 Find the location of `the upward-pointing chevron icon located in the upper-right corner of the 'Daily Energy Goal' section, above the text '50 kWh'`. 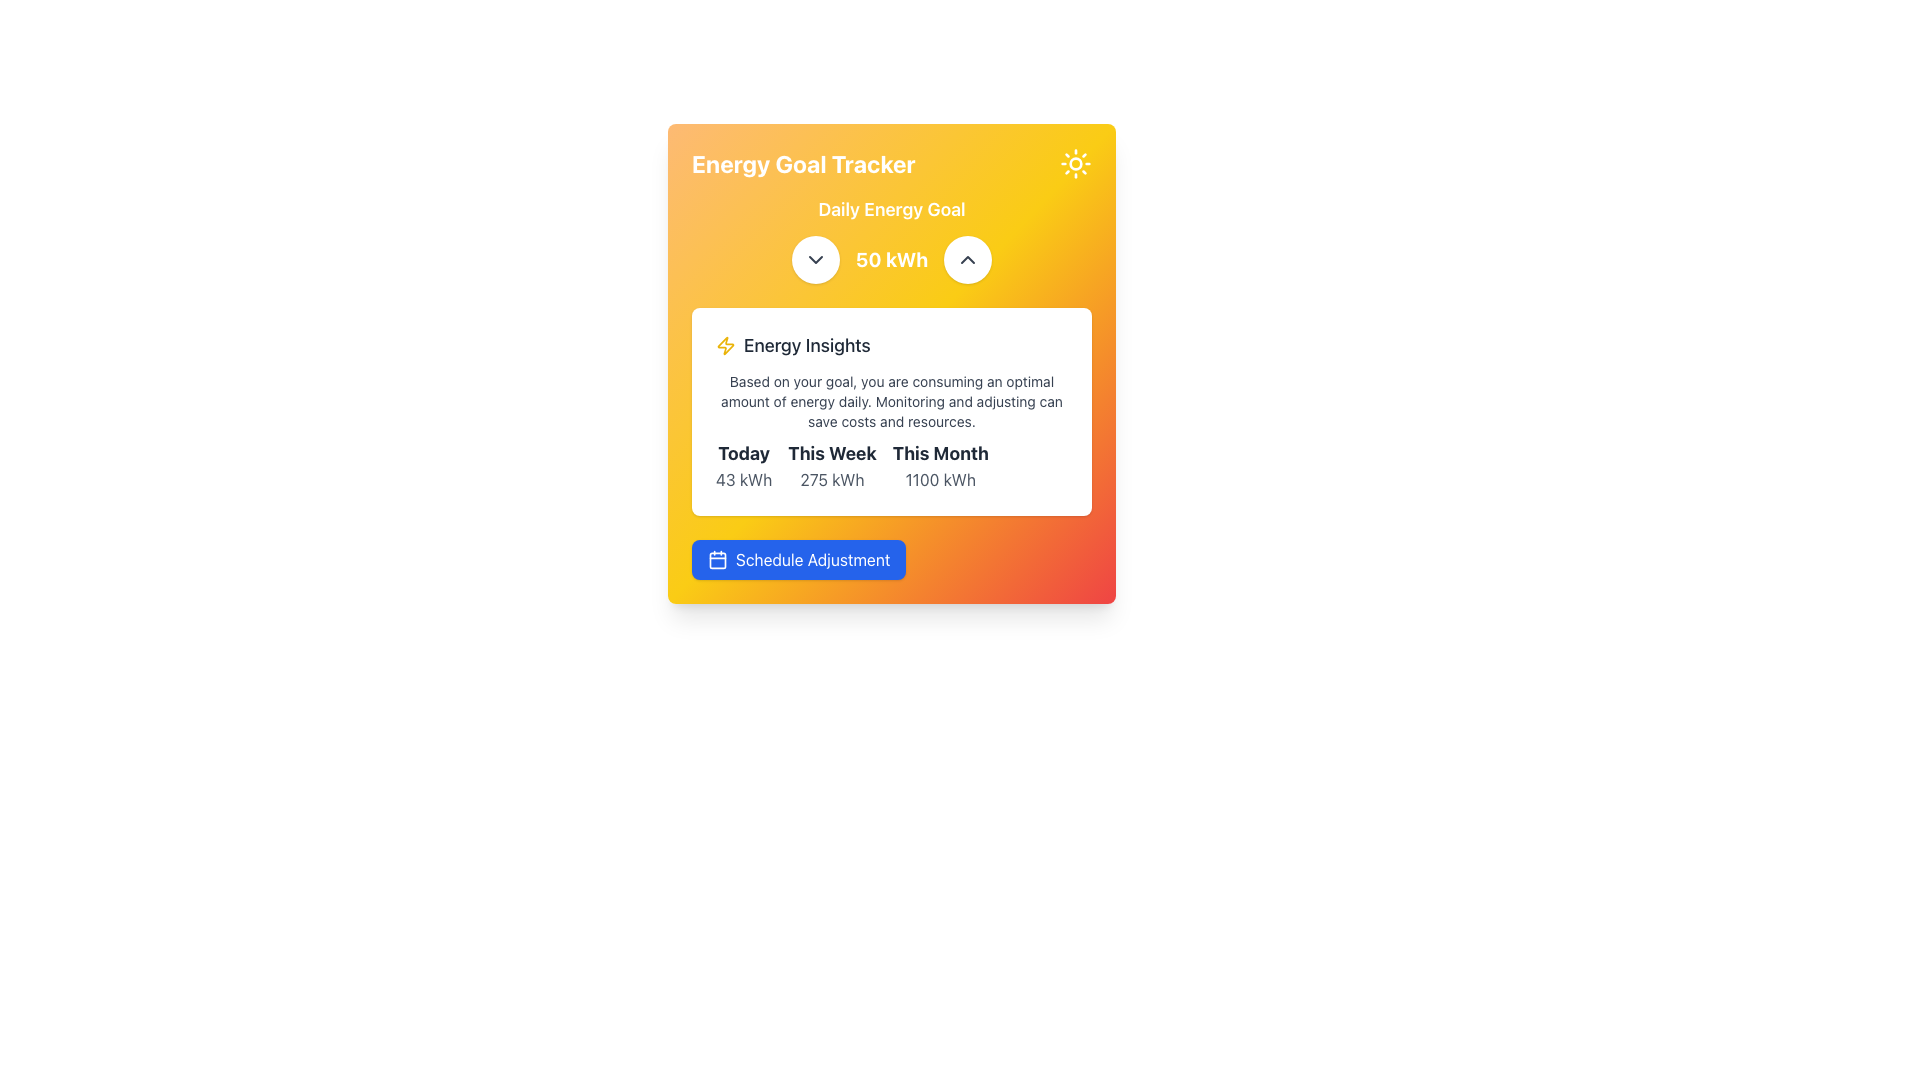

the upward-pointing chevron icon located in the upper-right corner of the 'Daily Energy Goal' section, above the text '50 kWh' is located at coordinates (968, 258).